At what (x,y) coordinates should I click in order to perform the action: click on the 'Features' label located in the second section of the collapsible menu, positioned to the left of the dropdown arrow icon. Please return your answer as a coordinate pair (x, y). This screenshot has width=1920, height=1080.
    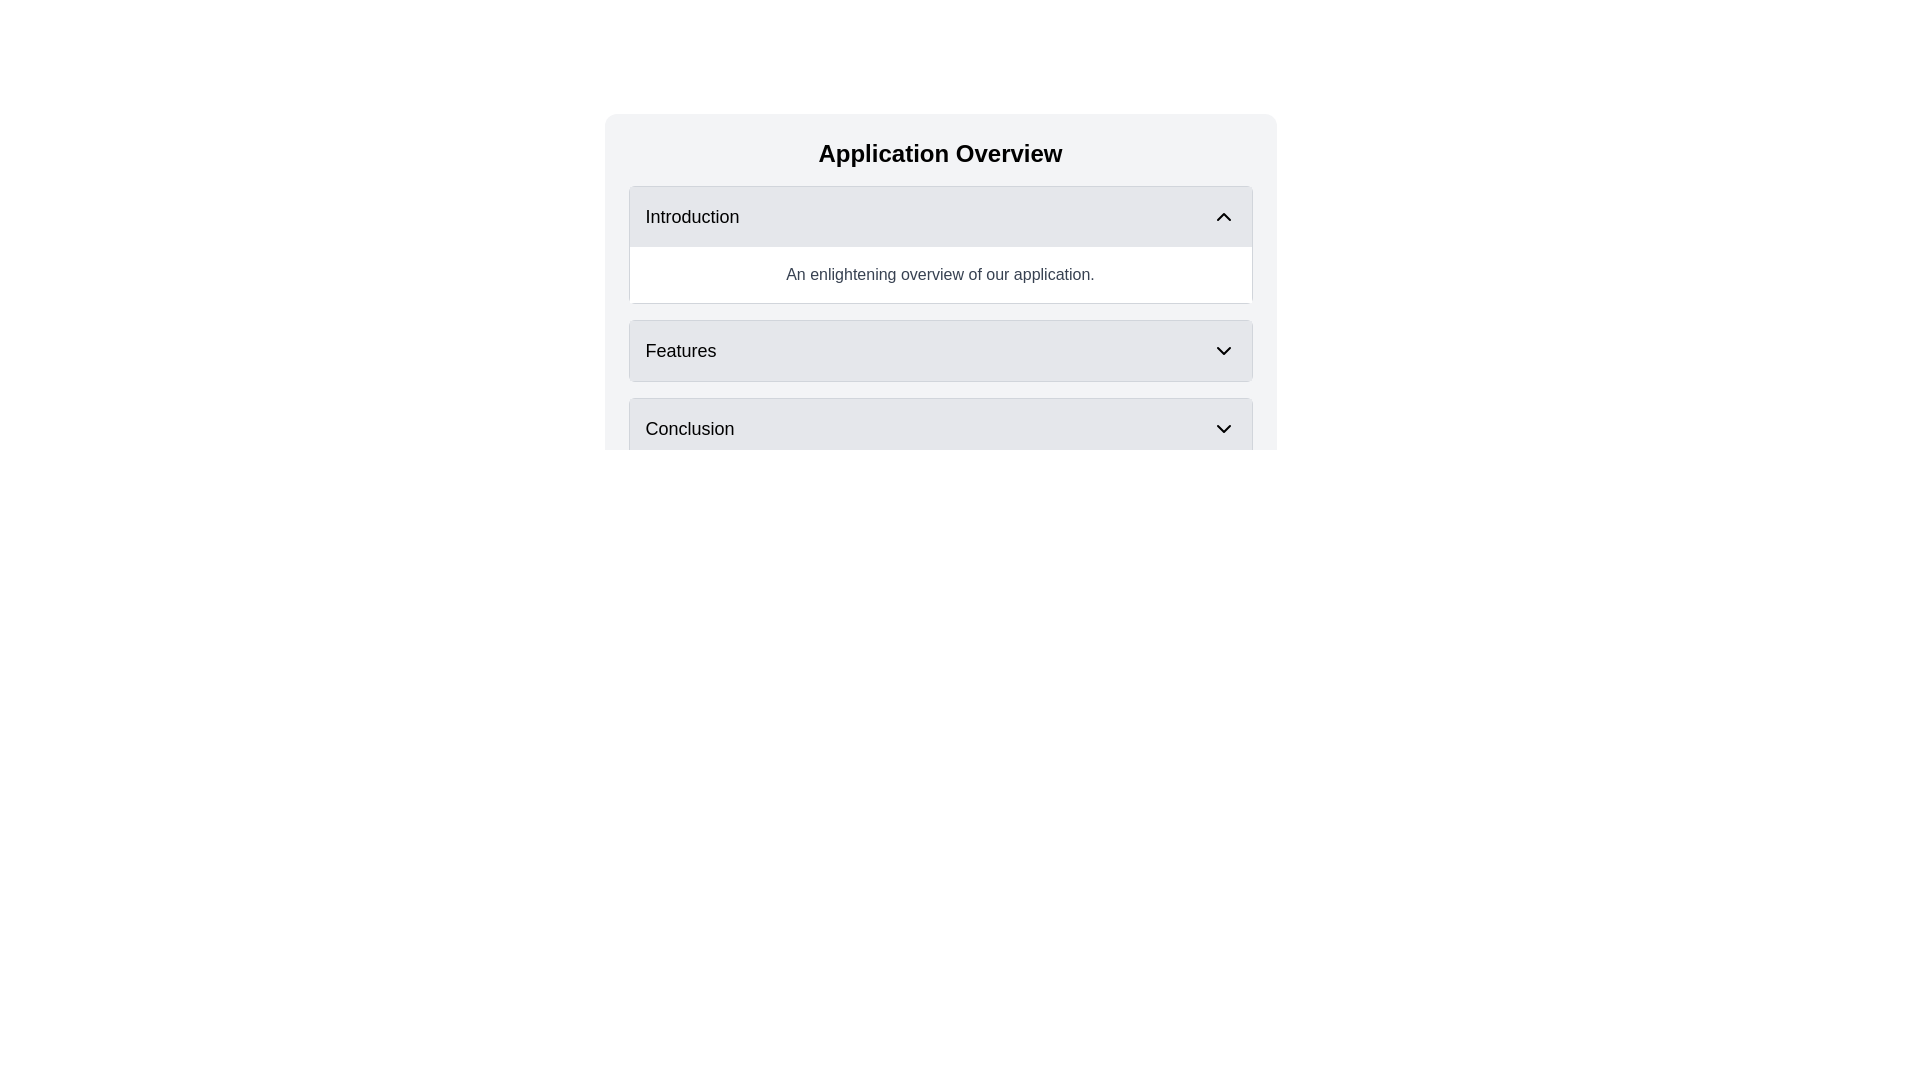
    Looking at the image, I should click on (681, 350).